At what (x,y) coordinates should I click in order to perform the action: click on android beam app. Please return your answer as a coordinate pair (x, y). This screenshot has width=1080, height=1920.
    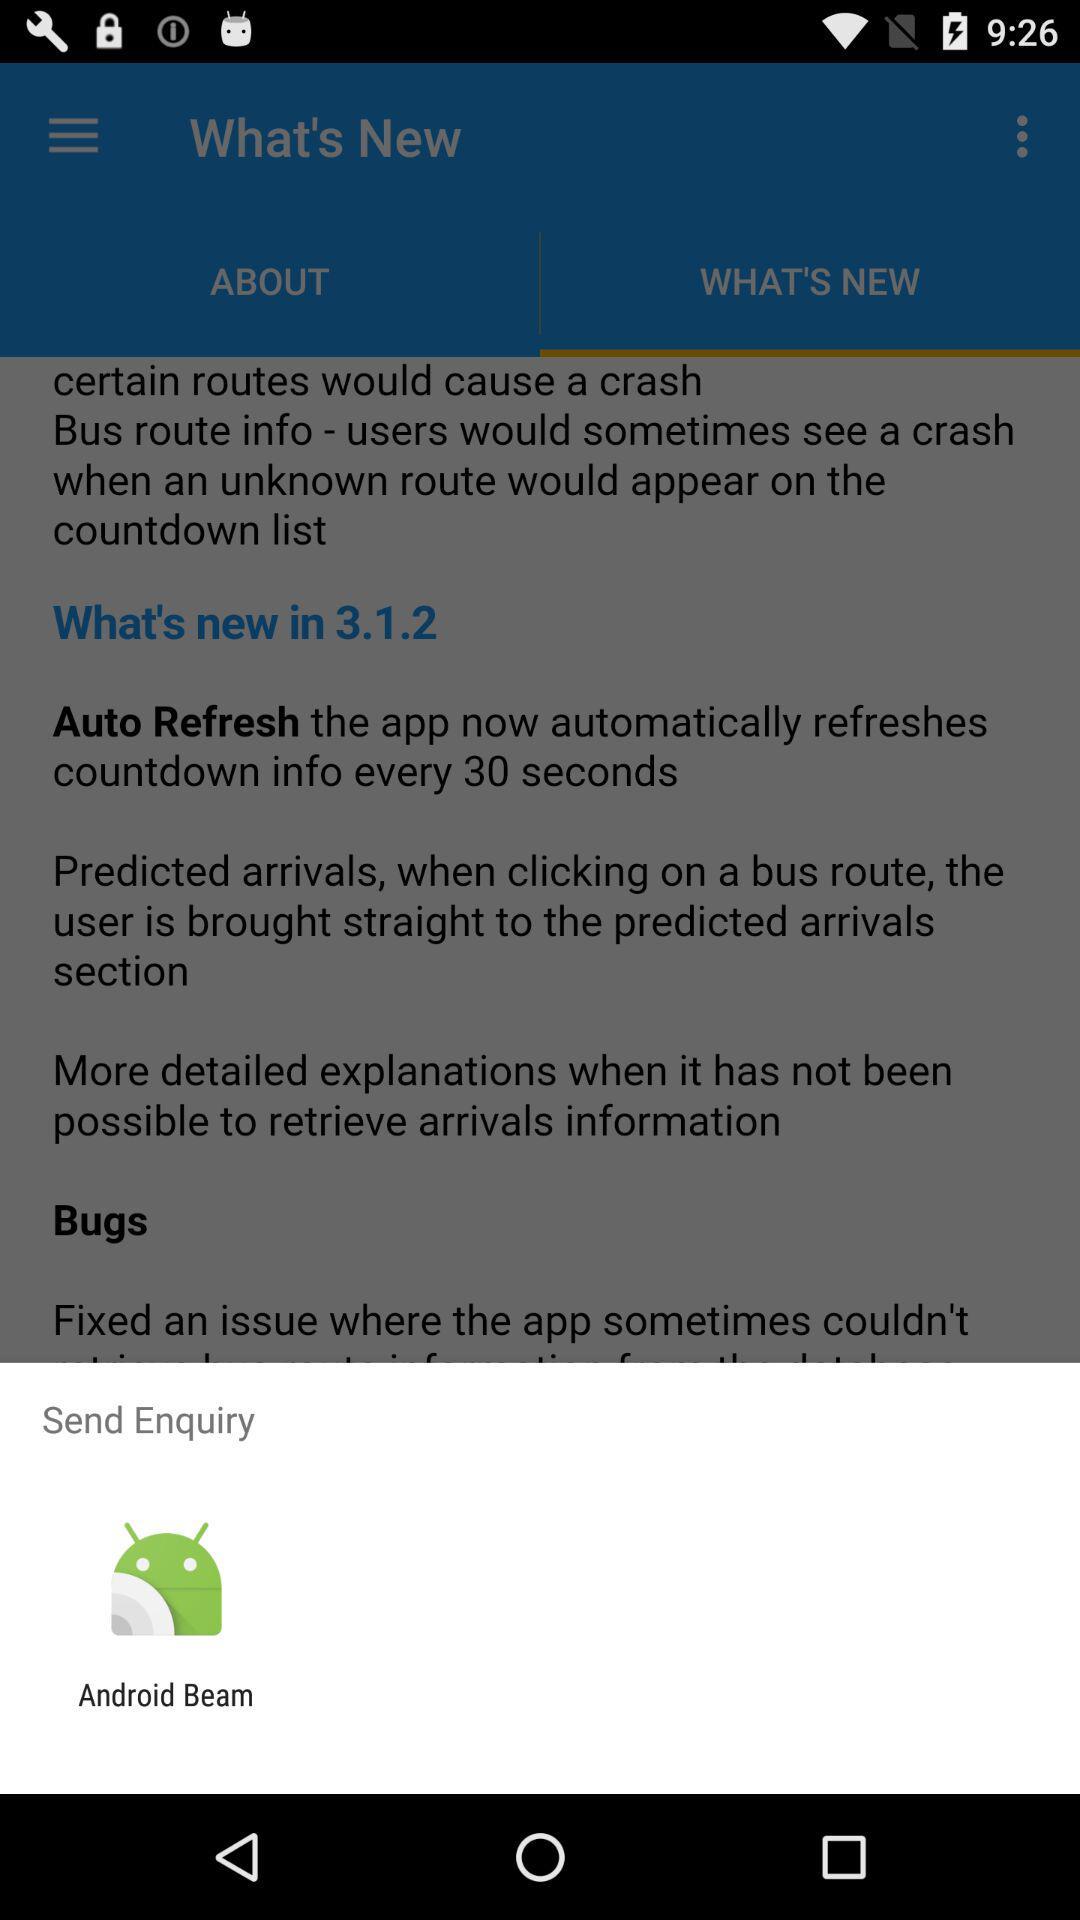
    Looking at the image, I should click on (165, 1711).